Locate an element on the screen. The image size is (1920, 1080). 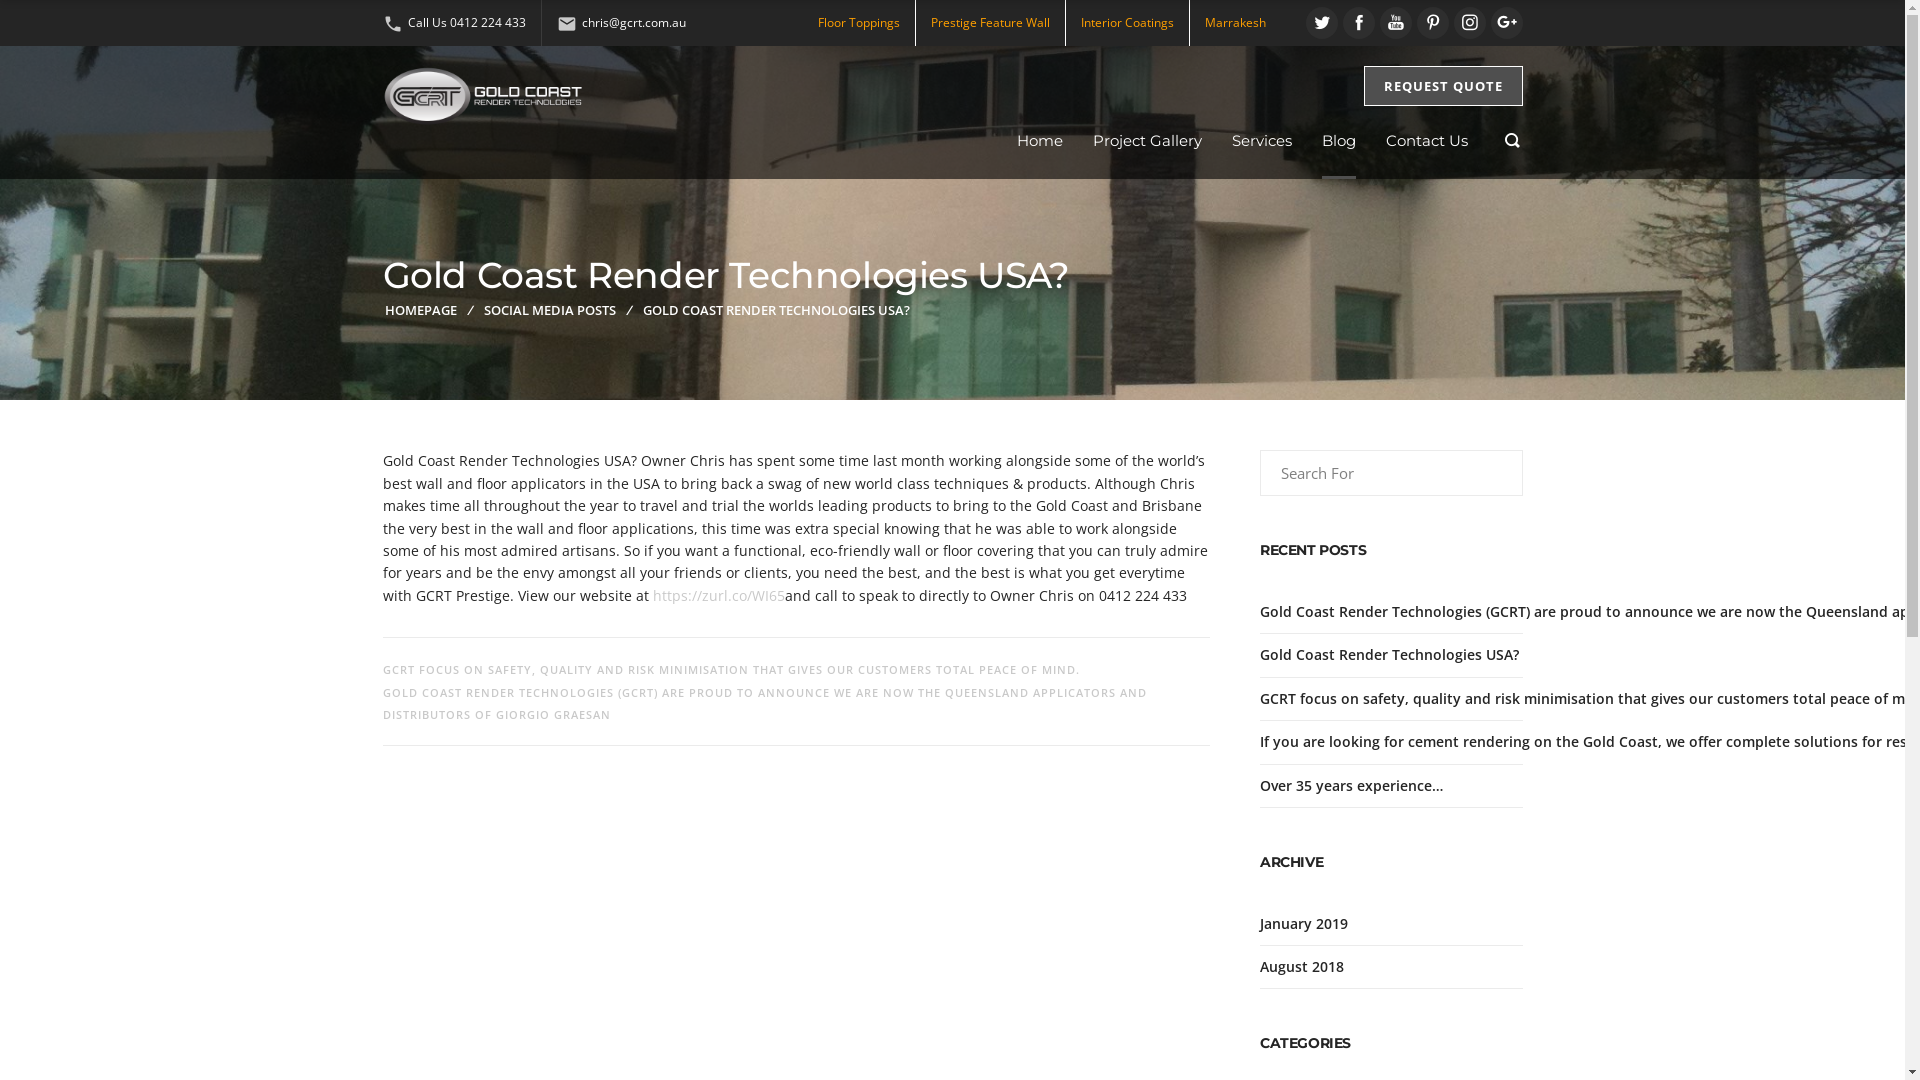
'REQUEST QUOTE' is located at coordinates (1443, 84).